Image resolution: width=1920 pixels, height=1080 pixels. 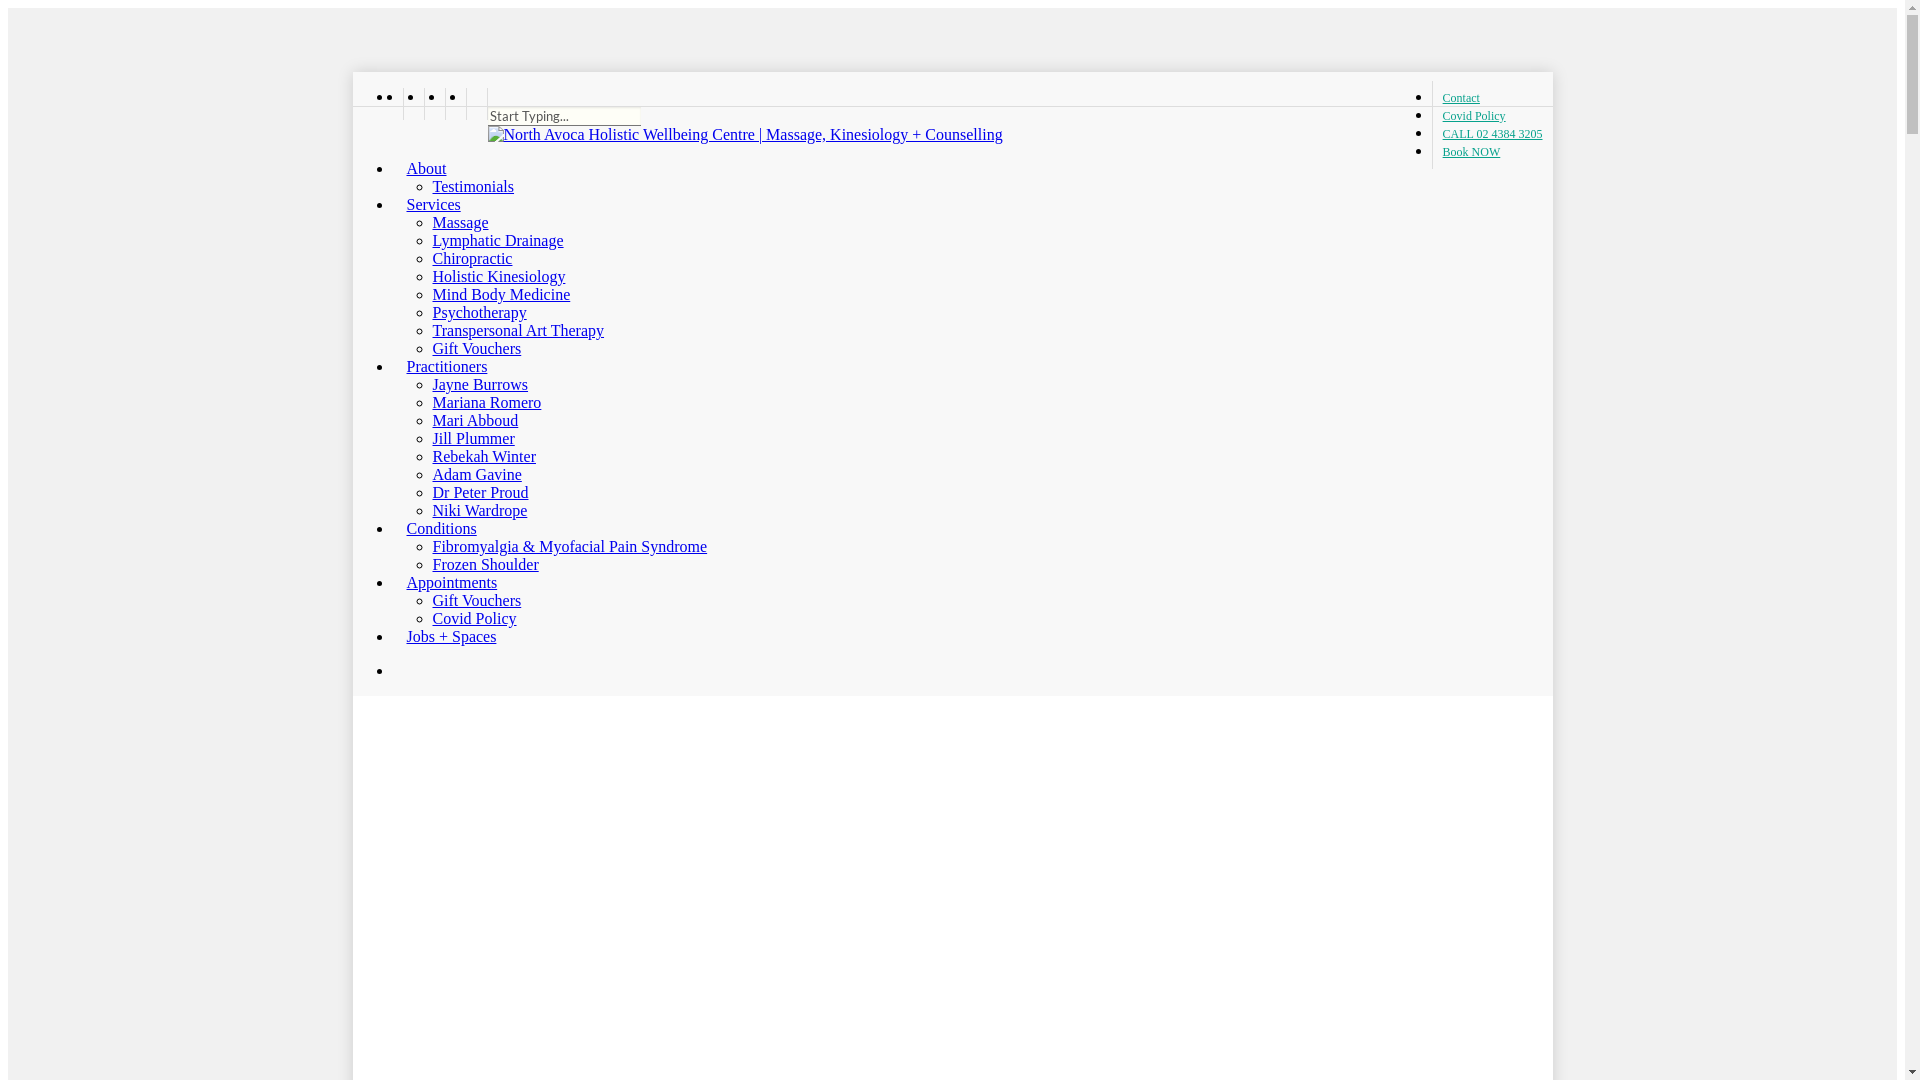 I want to click on 'Mind Body Medicine', so click(x=500, y=294).